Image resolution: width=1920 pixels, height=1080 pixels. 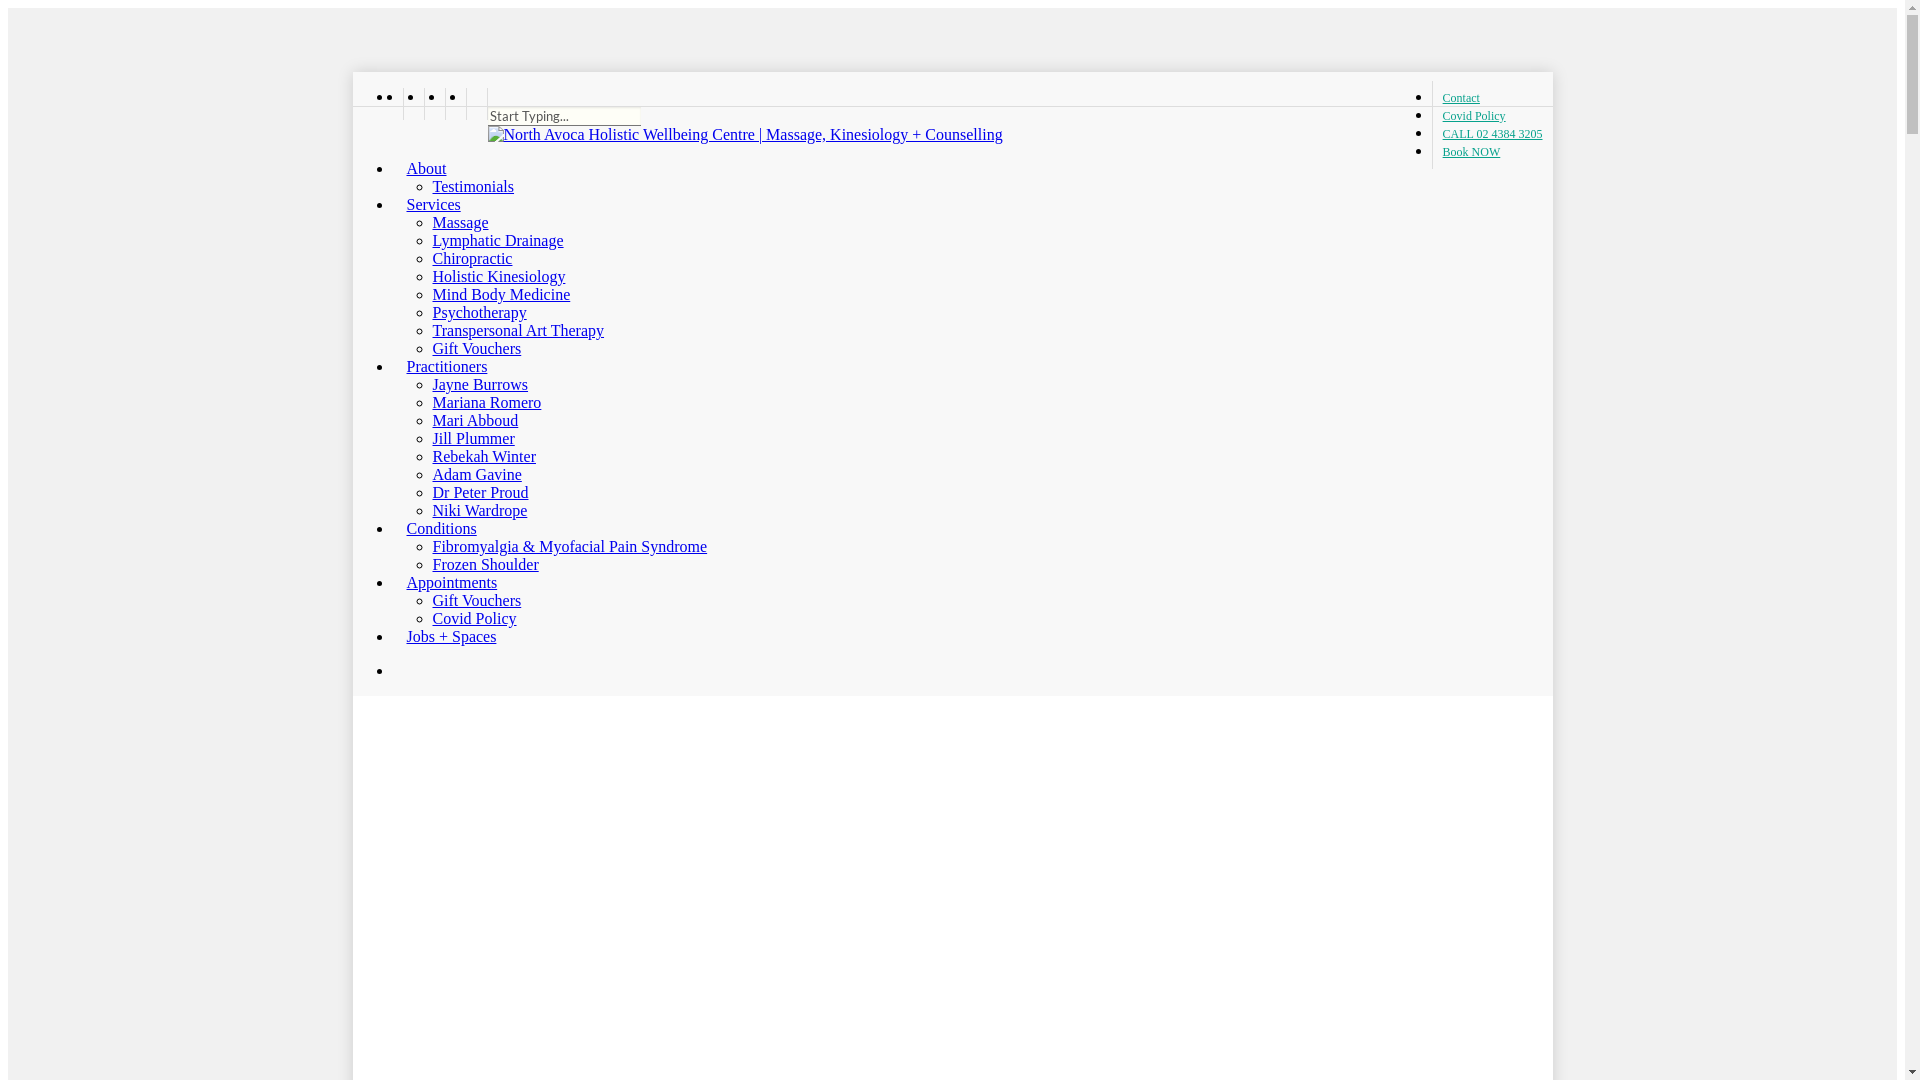 I want to click on 'Mind Body Medicine', so click(x=500, y=294).